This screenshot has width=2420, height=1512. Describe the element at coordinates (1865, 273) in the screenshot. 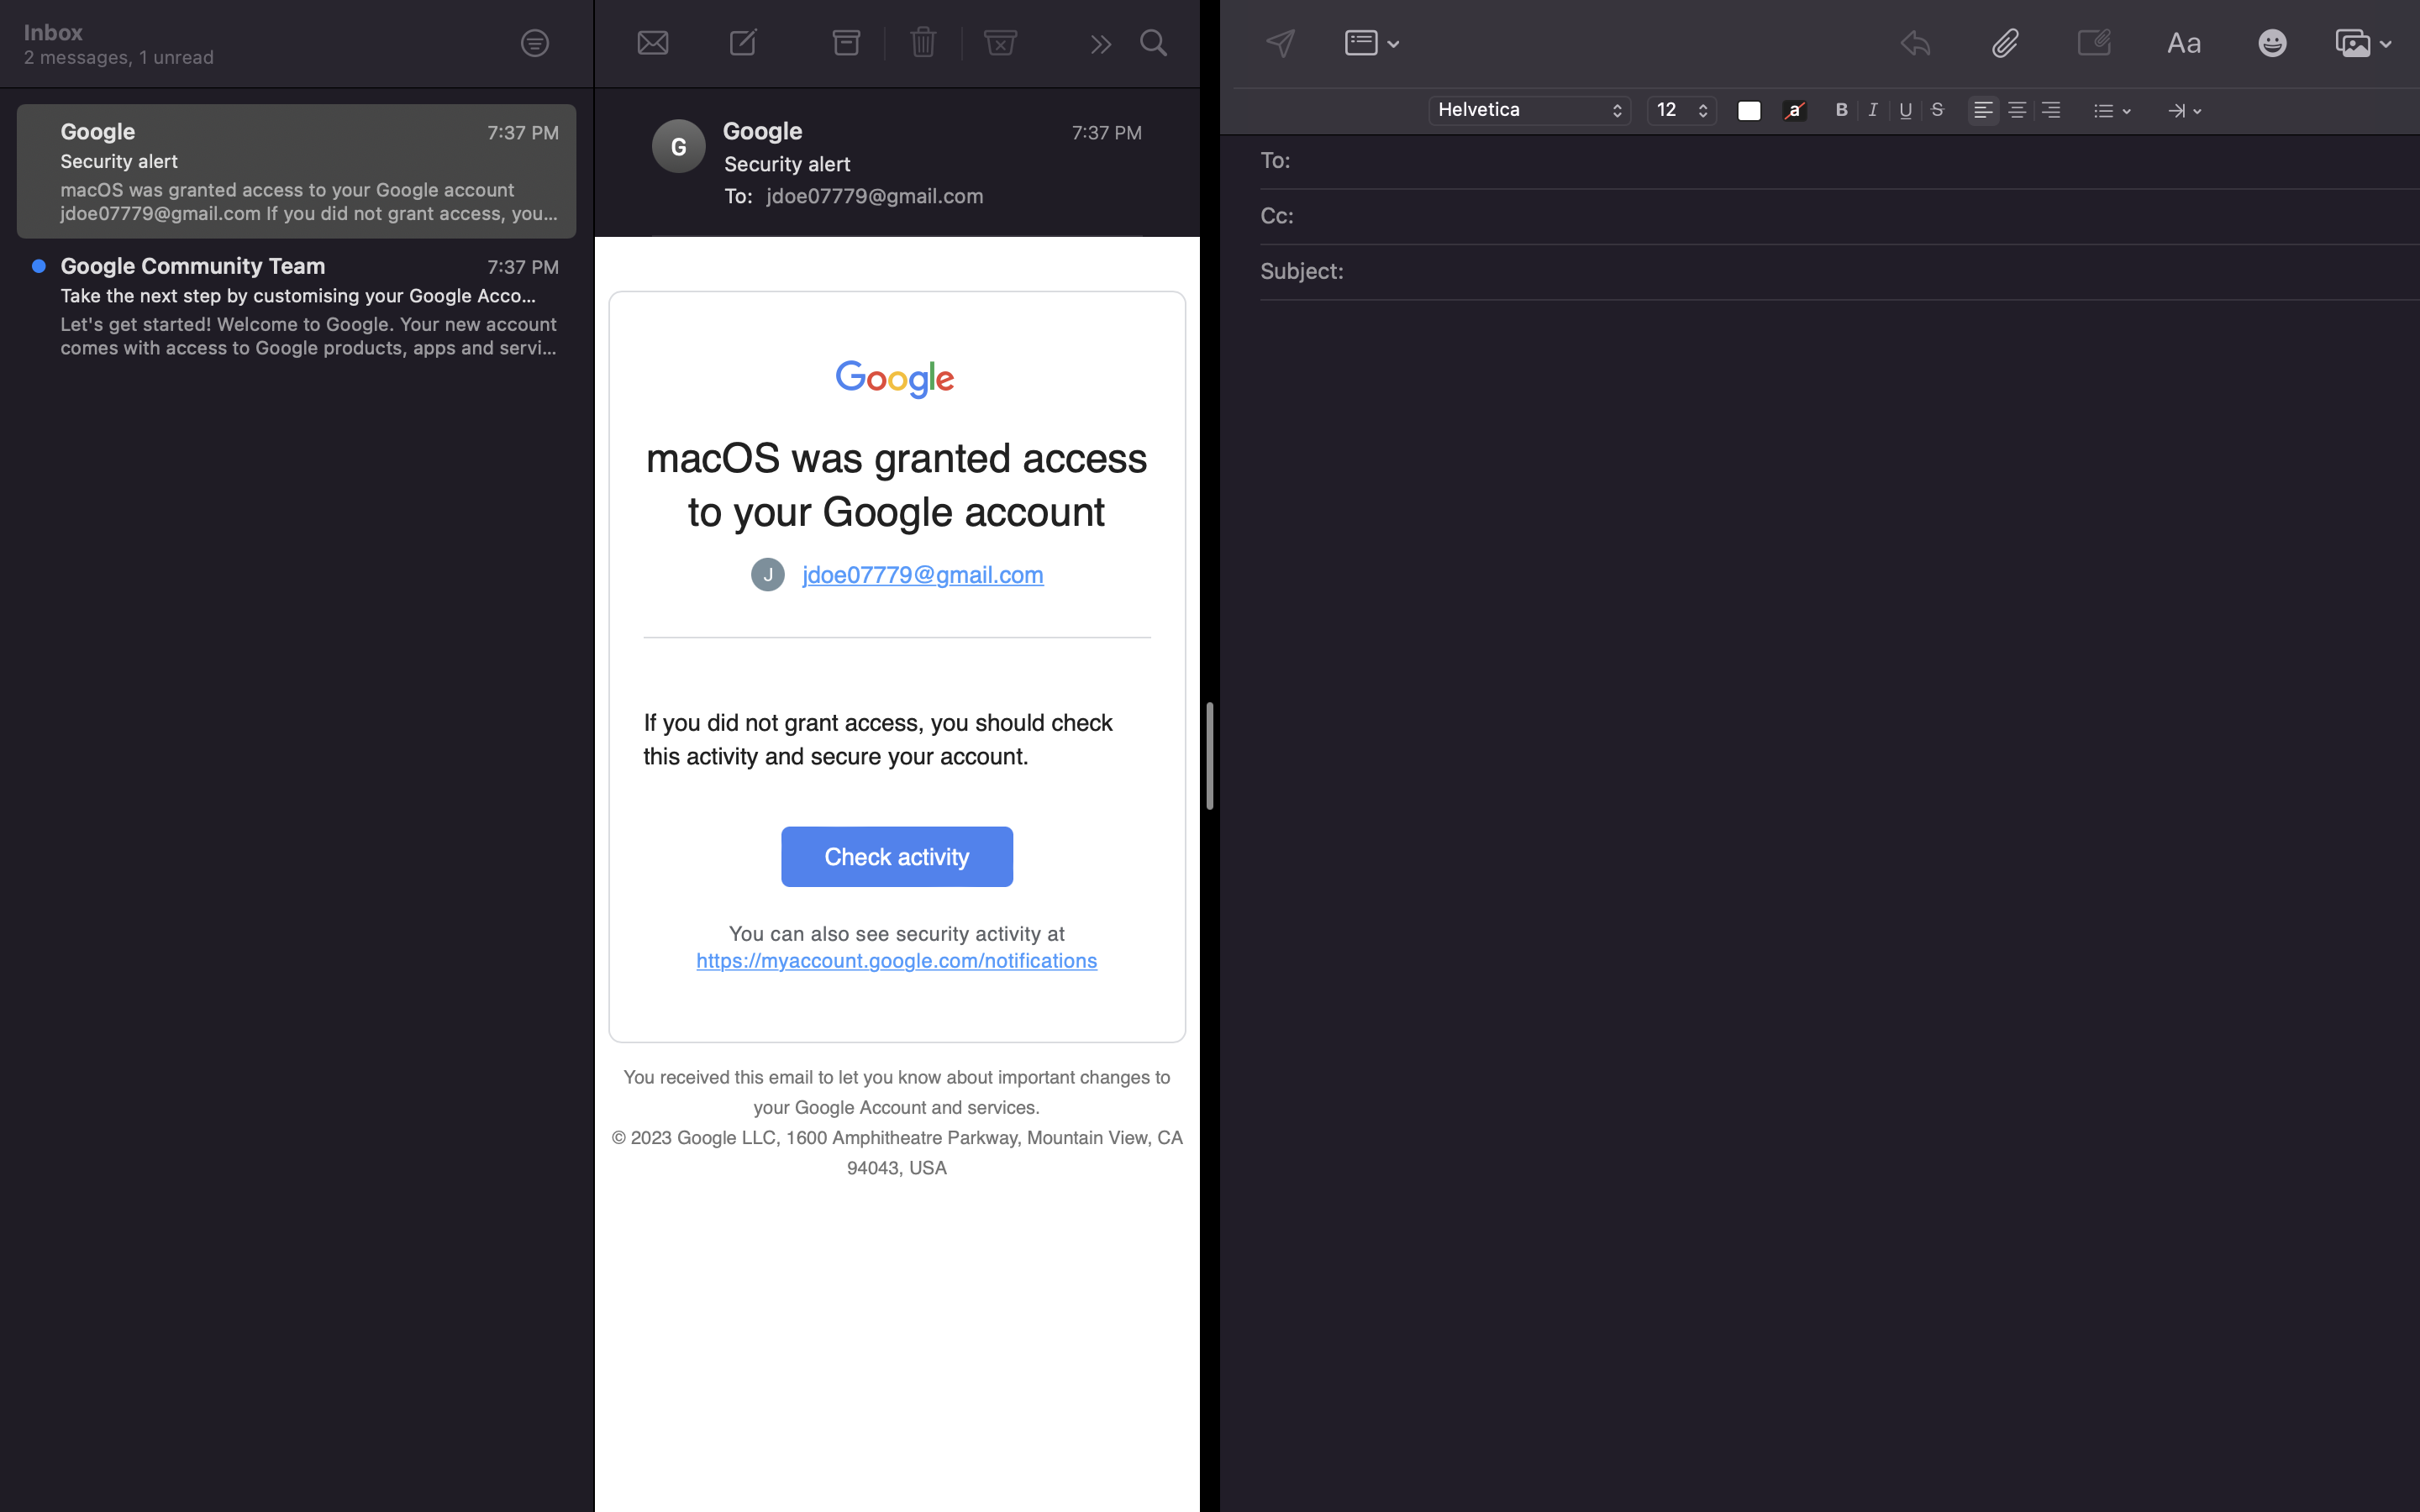

I see `Type "Application for job" as the subject` at that location.